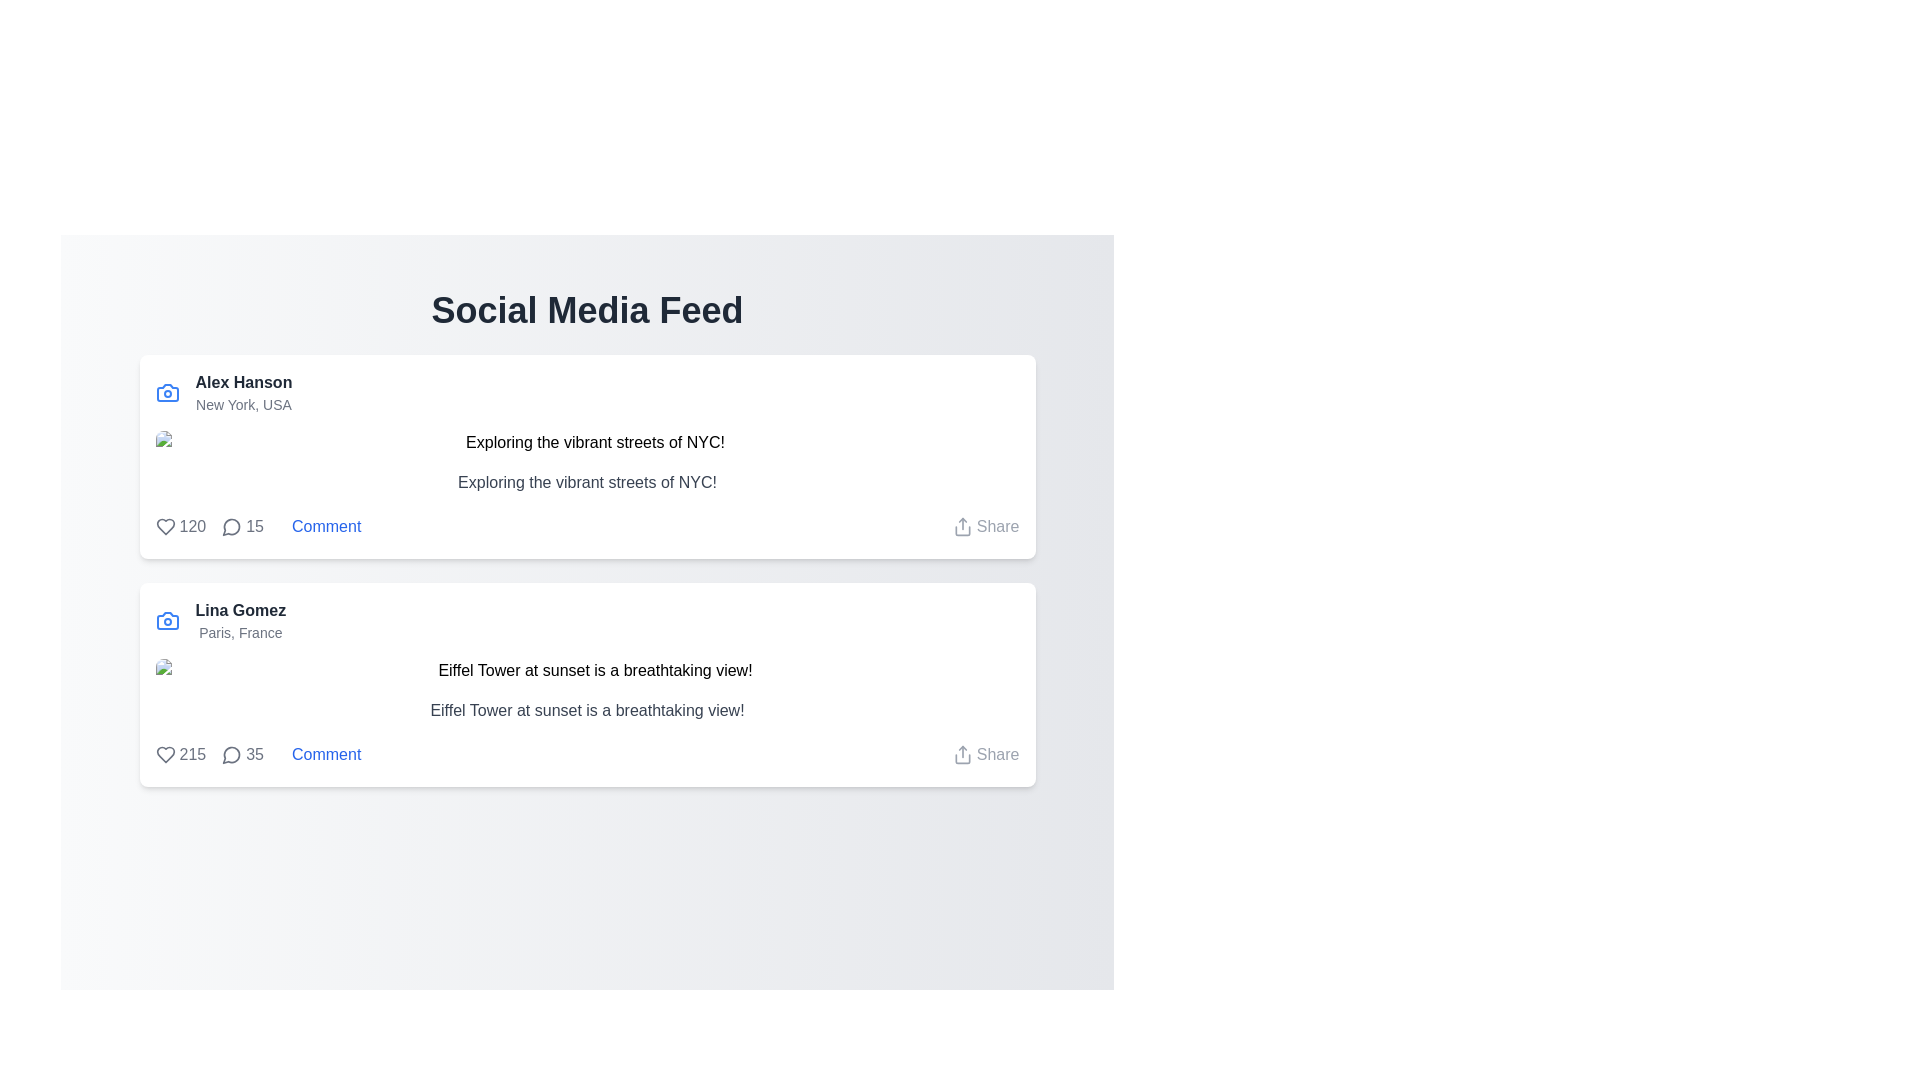 This screenshot has height=1080, width=1920. What do you see at coordinates (165, 526) in the screenshot?
I see `the heart icon in the bottom left corner of the first feed post to like or unlike the post` at bounding box center [165, 526].